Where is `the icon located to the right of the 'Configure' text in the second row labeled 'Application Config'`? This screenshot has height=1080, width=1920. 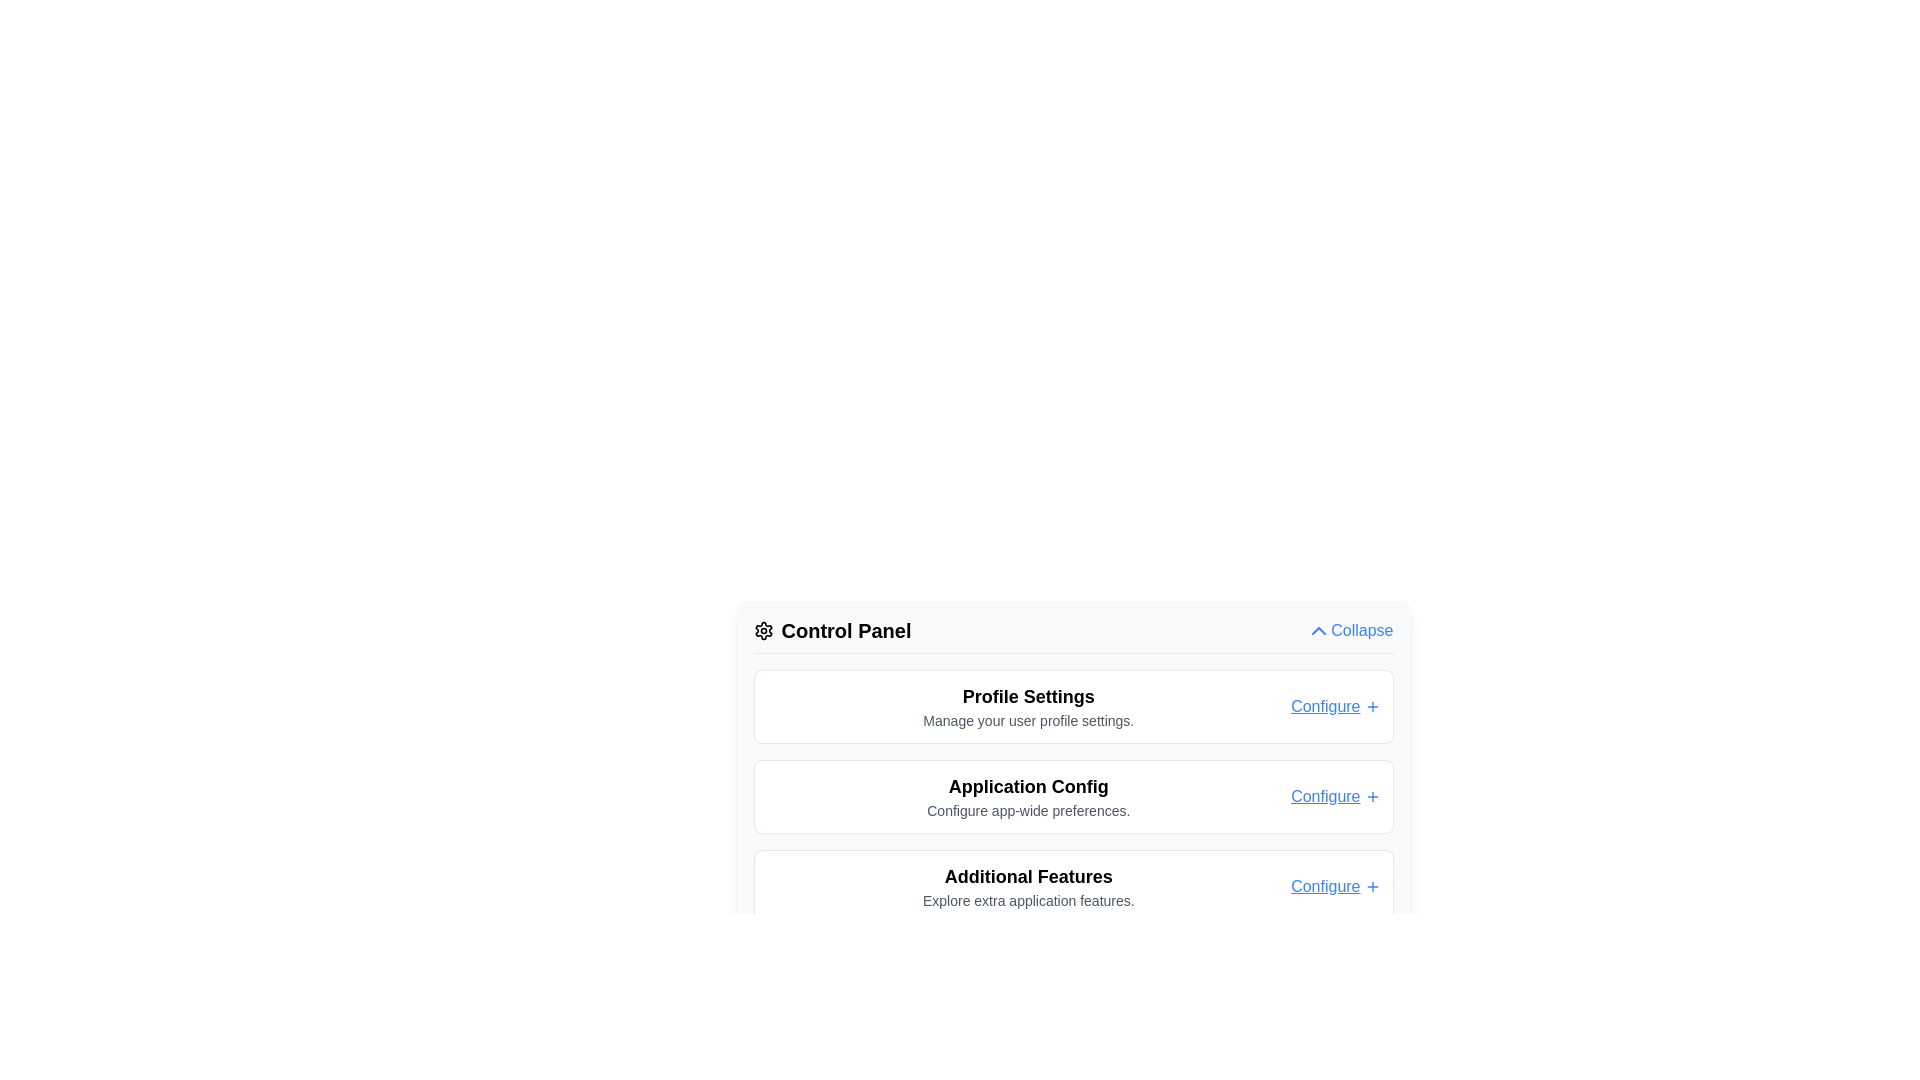 the icon located to the right of the 'Configure' text in the second row labeled 'Application Config' is located at coordinates (1371, 796).